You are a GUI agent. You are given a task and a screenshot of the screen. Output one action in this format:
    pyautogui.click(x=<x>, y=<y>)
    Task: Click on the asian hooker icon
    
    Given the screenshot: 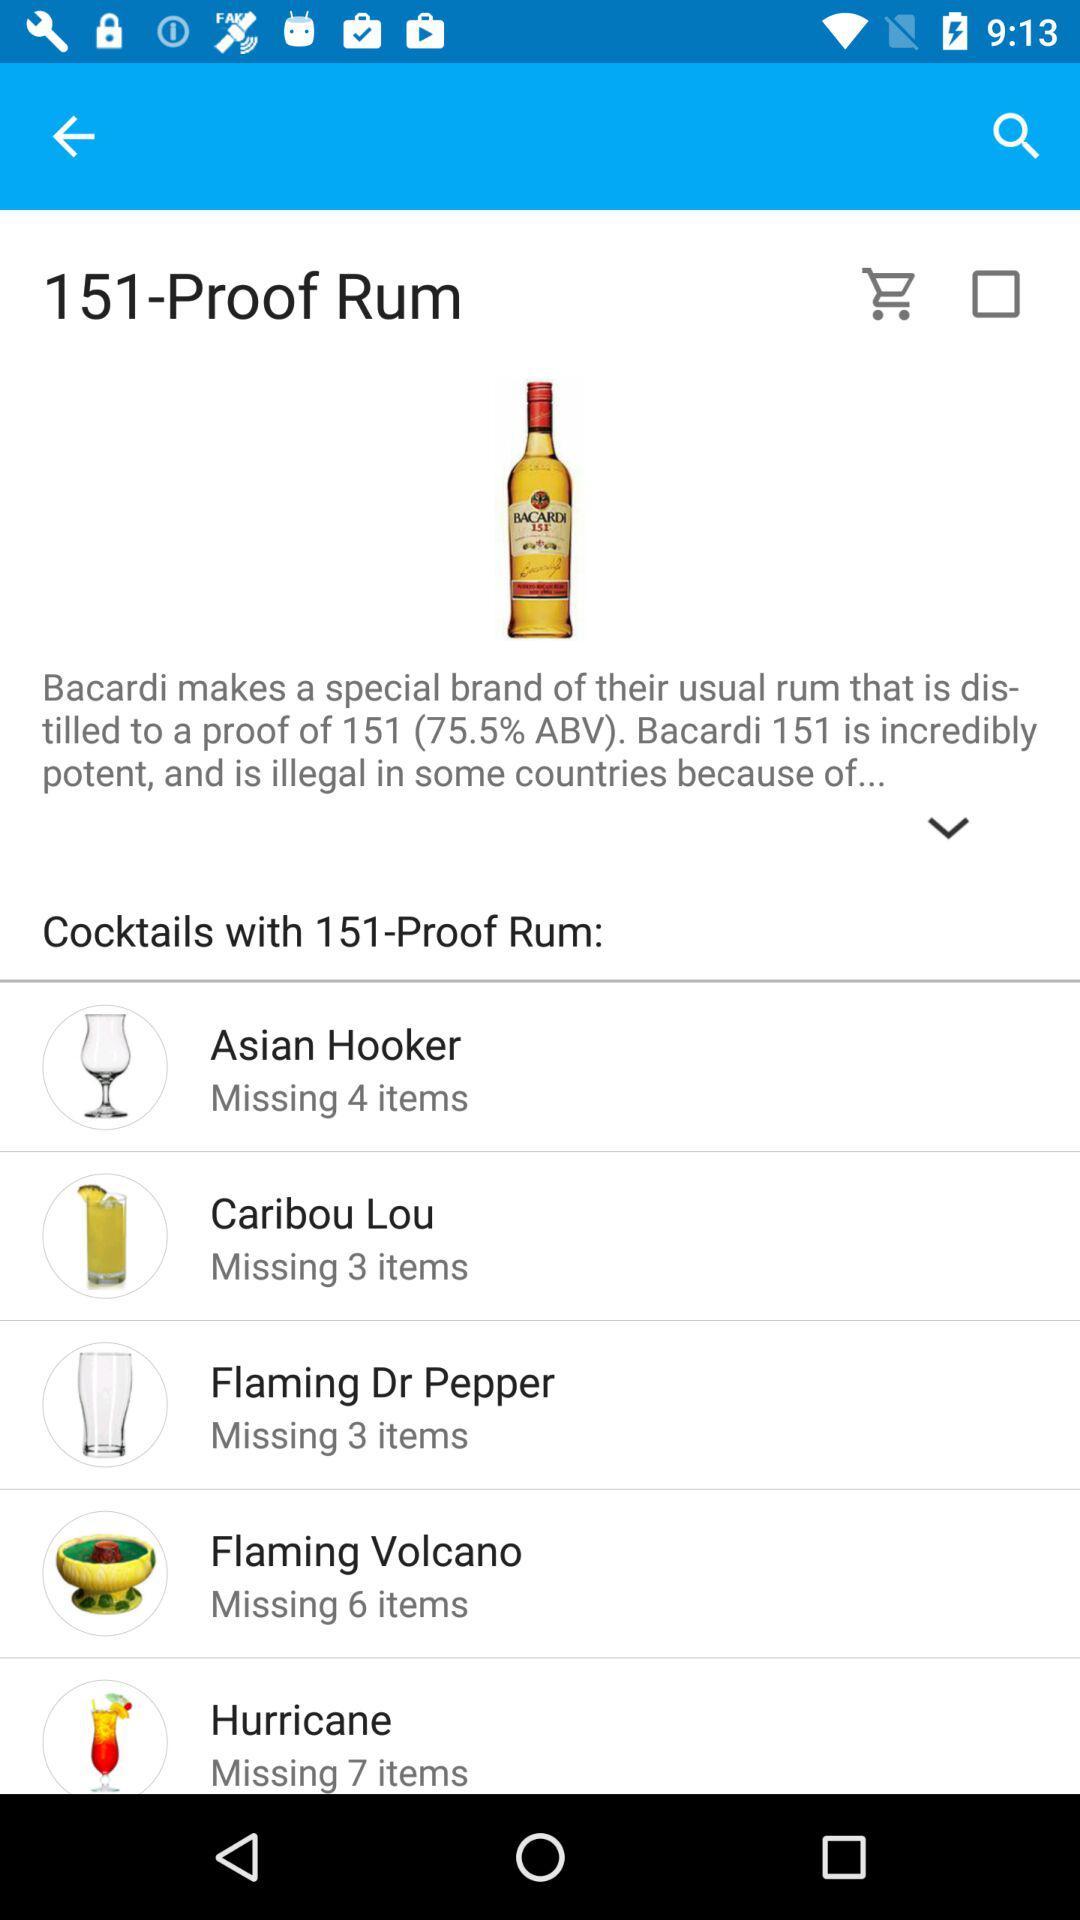 What is the action you would take?
    pyautogui.click(x=591, y=1037)
    